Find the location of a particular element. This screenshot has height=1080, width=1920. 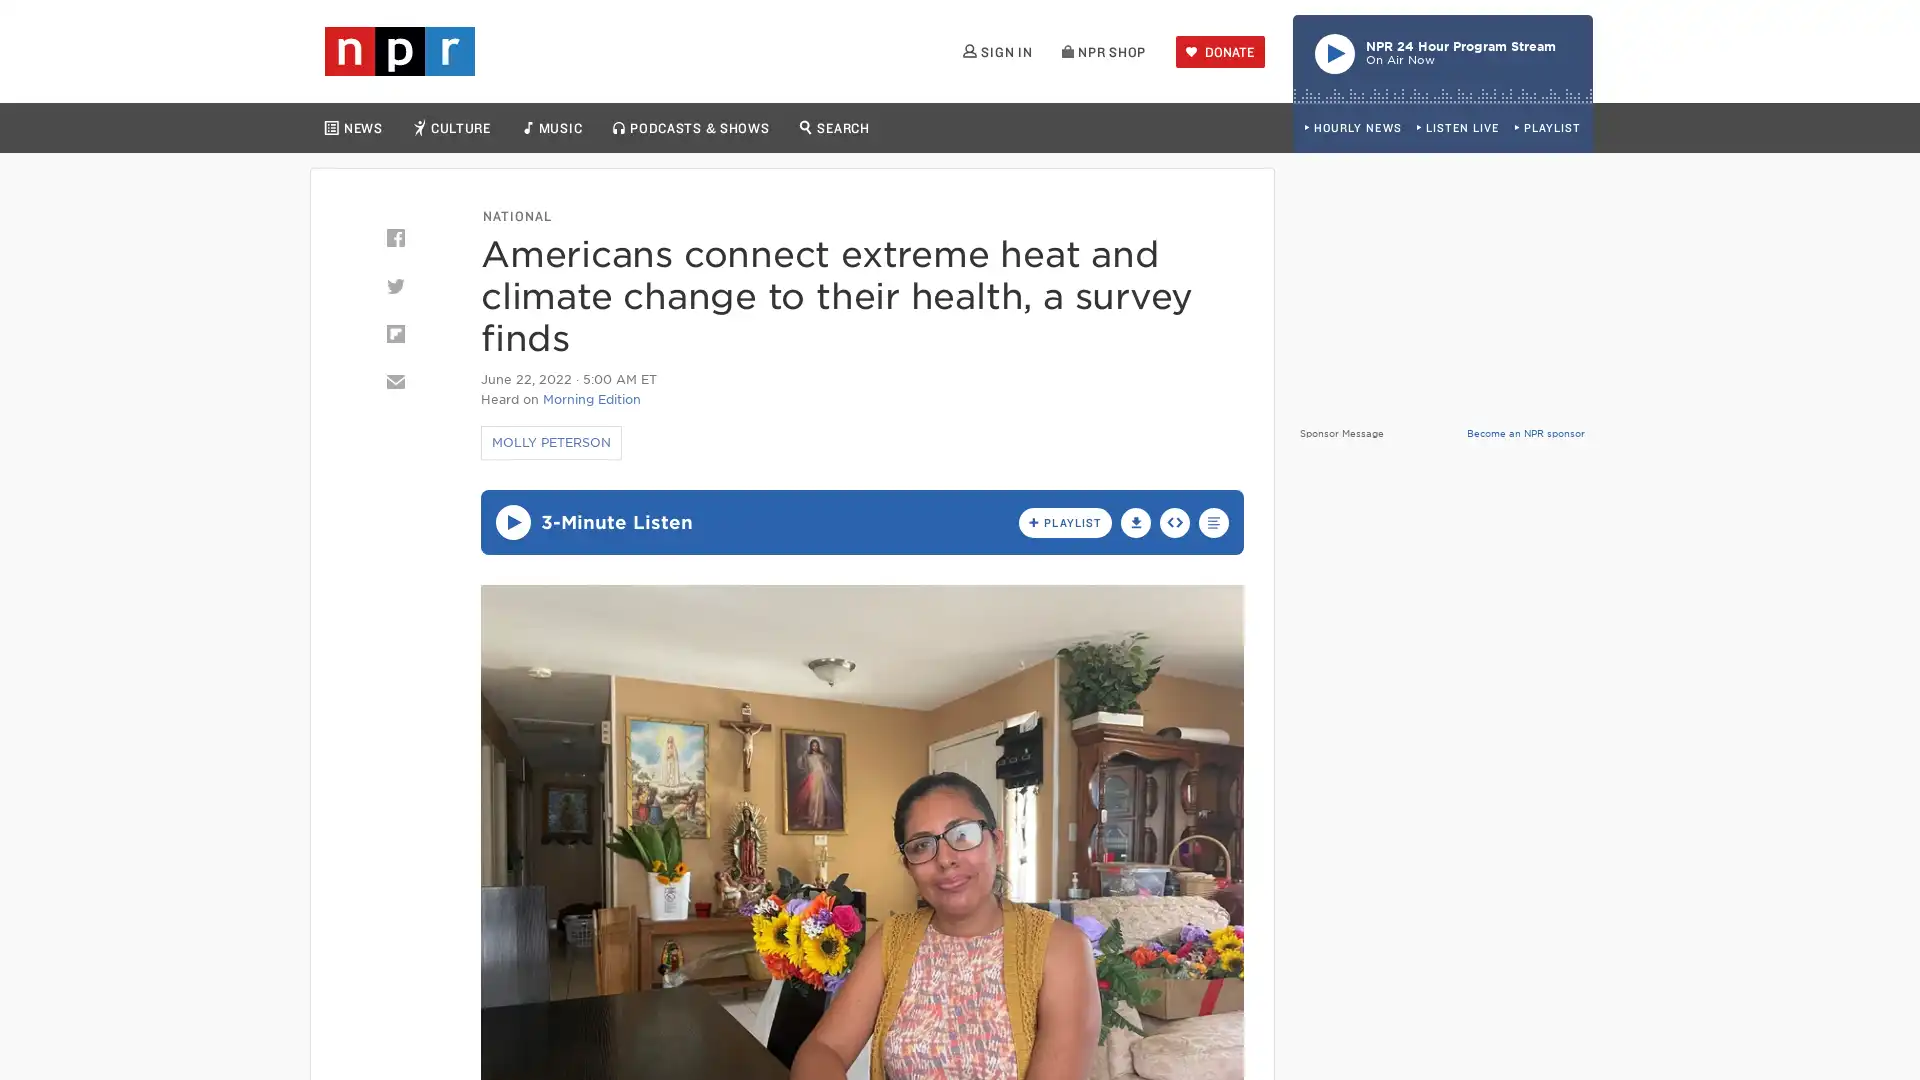

Add to PLAYLIST is located at coordinates (1064, 520).